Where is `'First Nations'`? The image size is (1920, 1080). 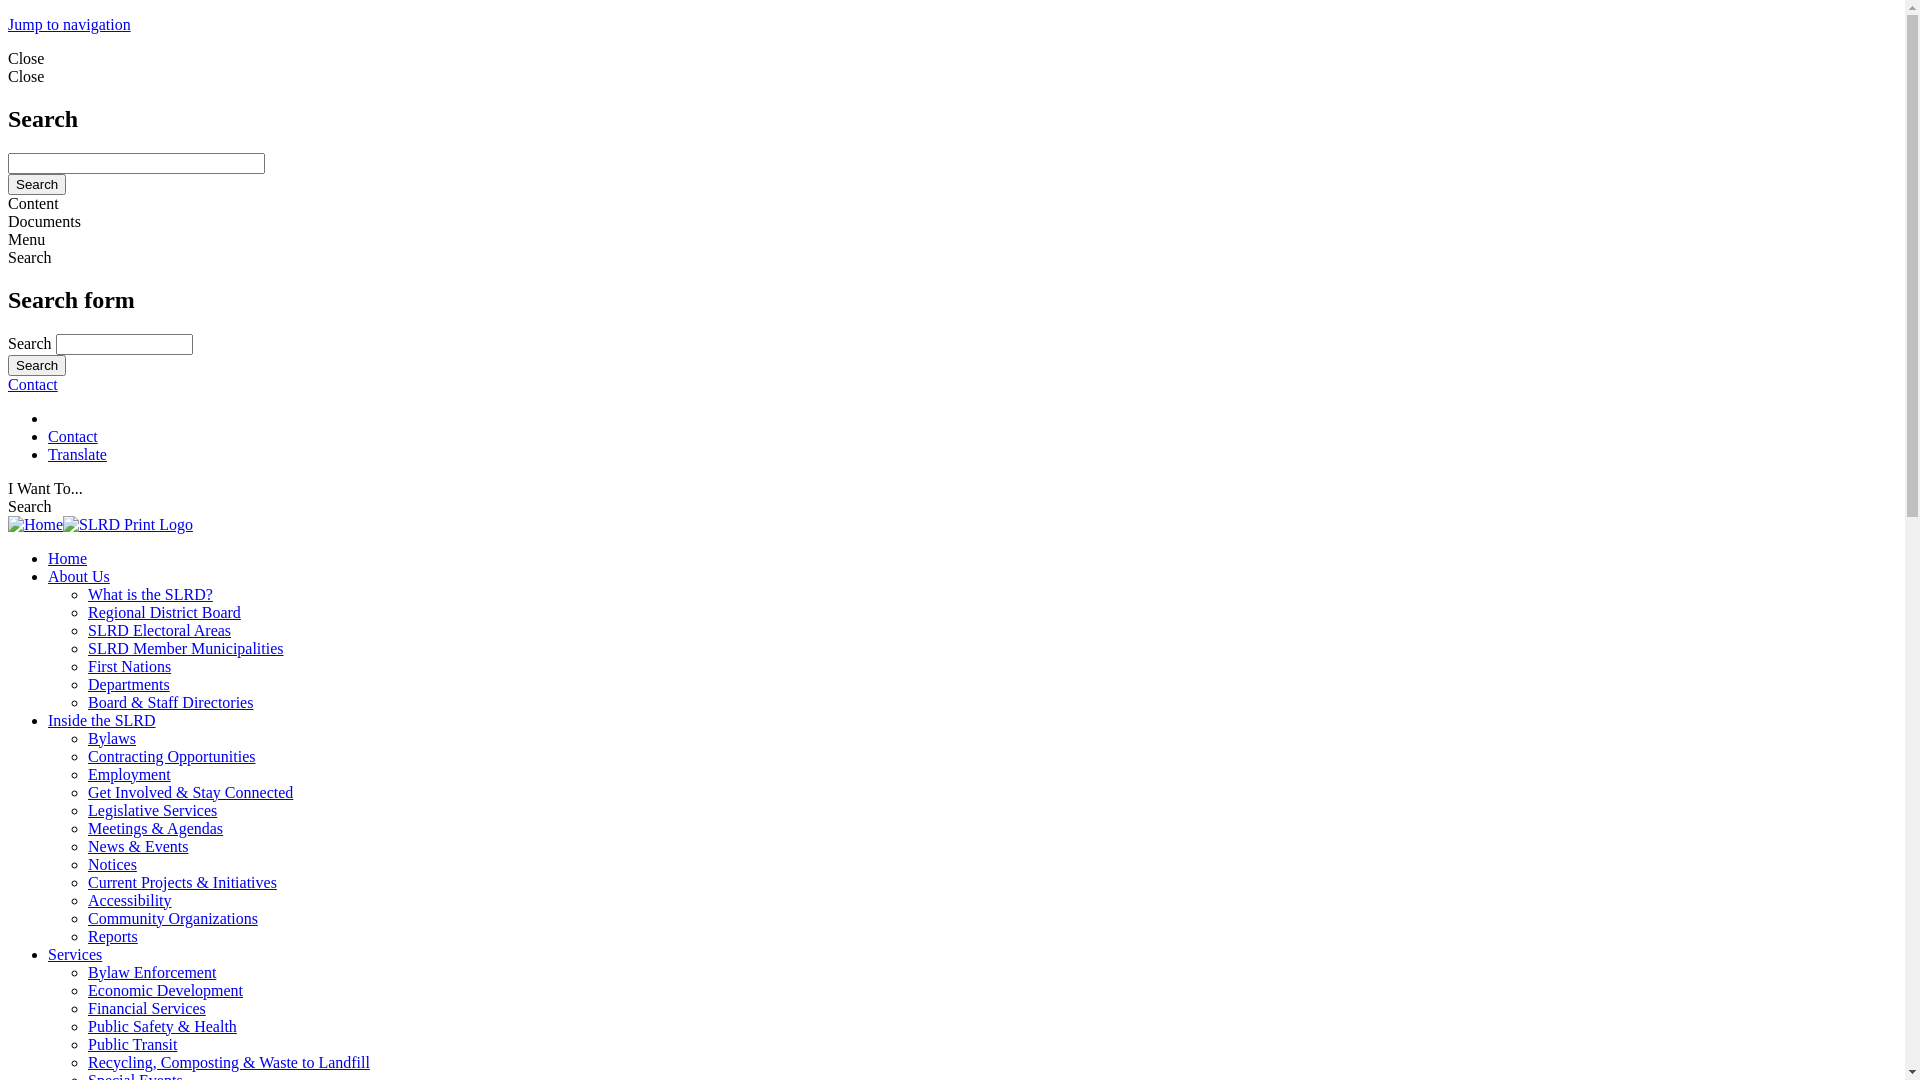
'First Nations' is located at coordinates (128, 666).